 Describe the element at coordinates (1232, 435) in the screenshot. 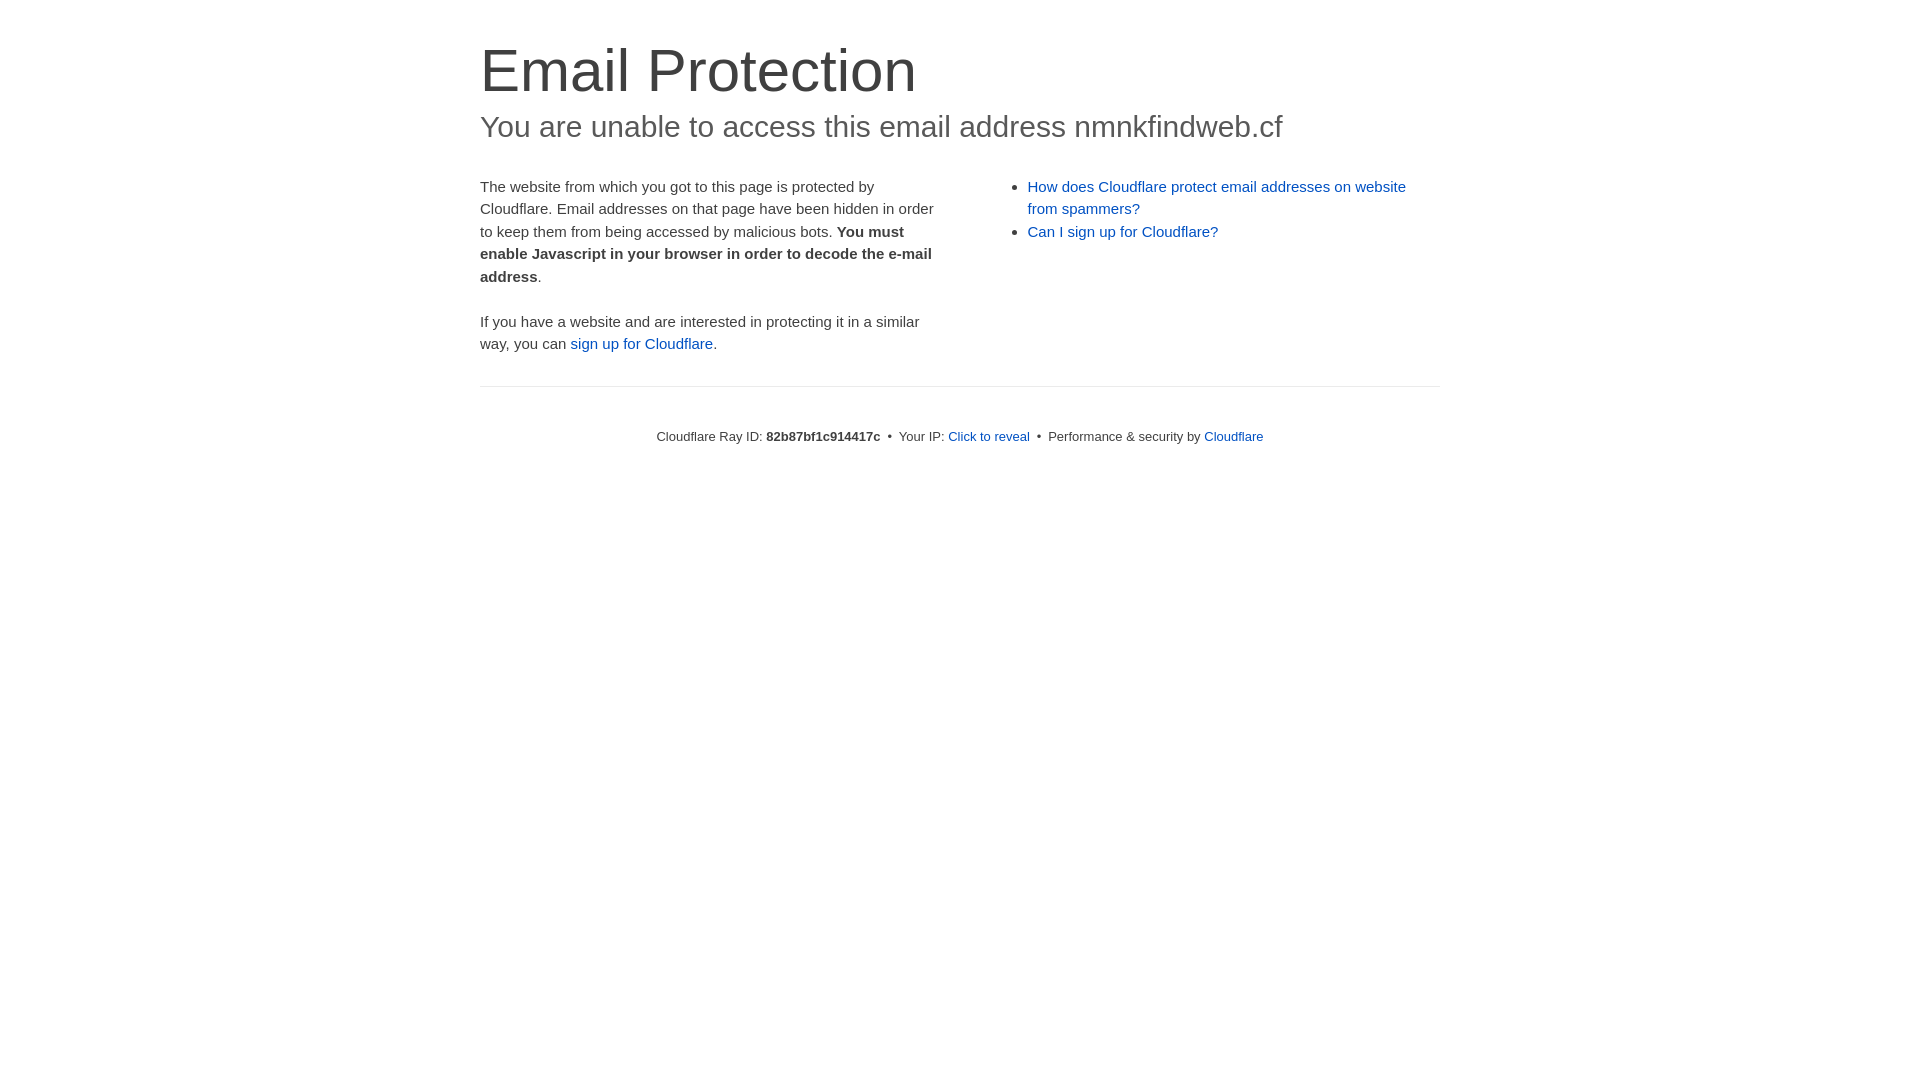

I see `'Cloudflare'` at that location.